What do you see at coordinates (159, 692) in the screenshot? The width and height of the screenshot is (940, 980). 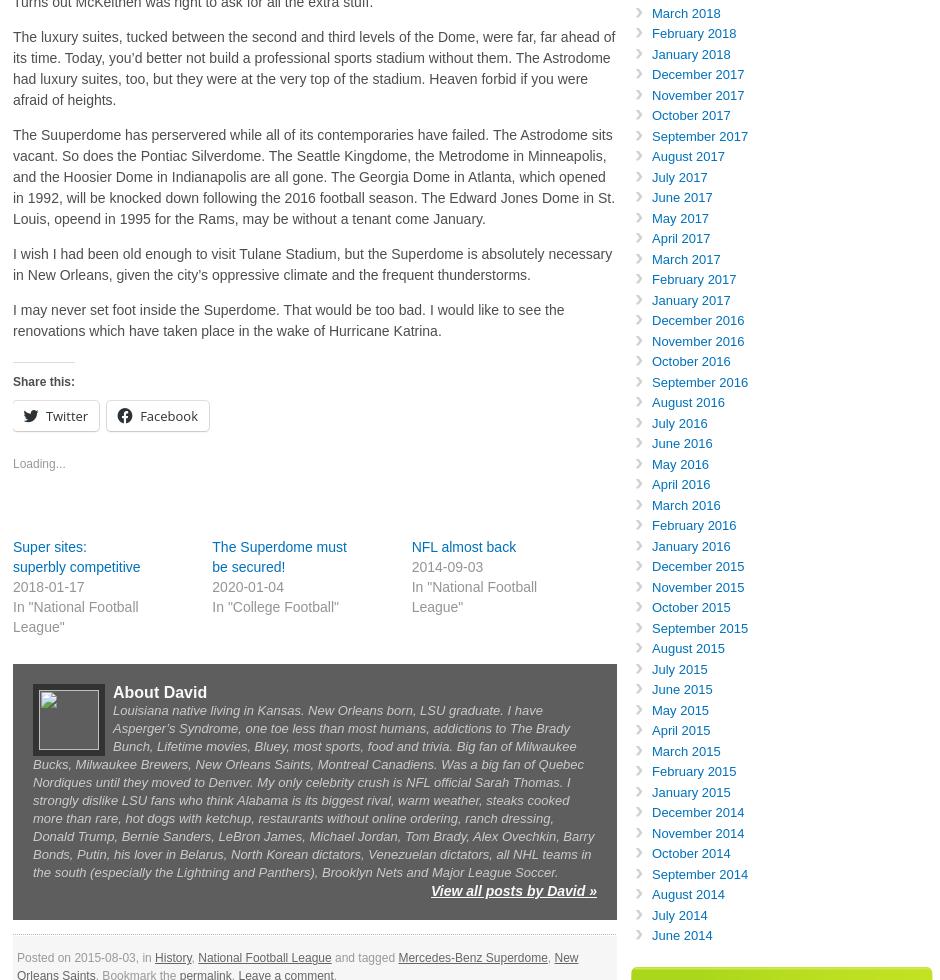 I see `'About David'` at bounding box center [159, 692].